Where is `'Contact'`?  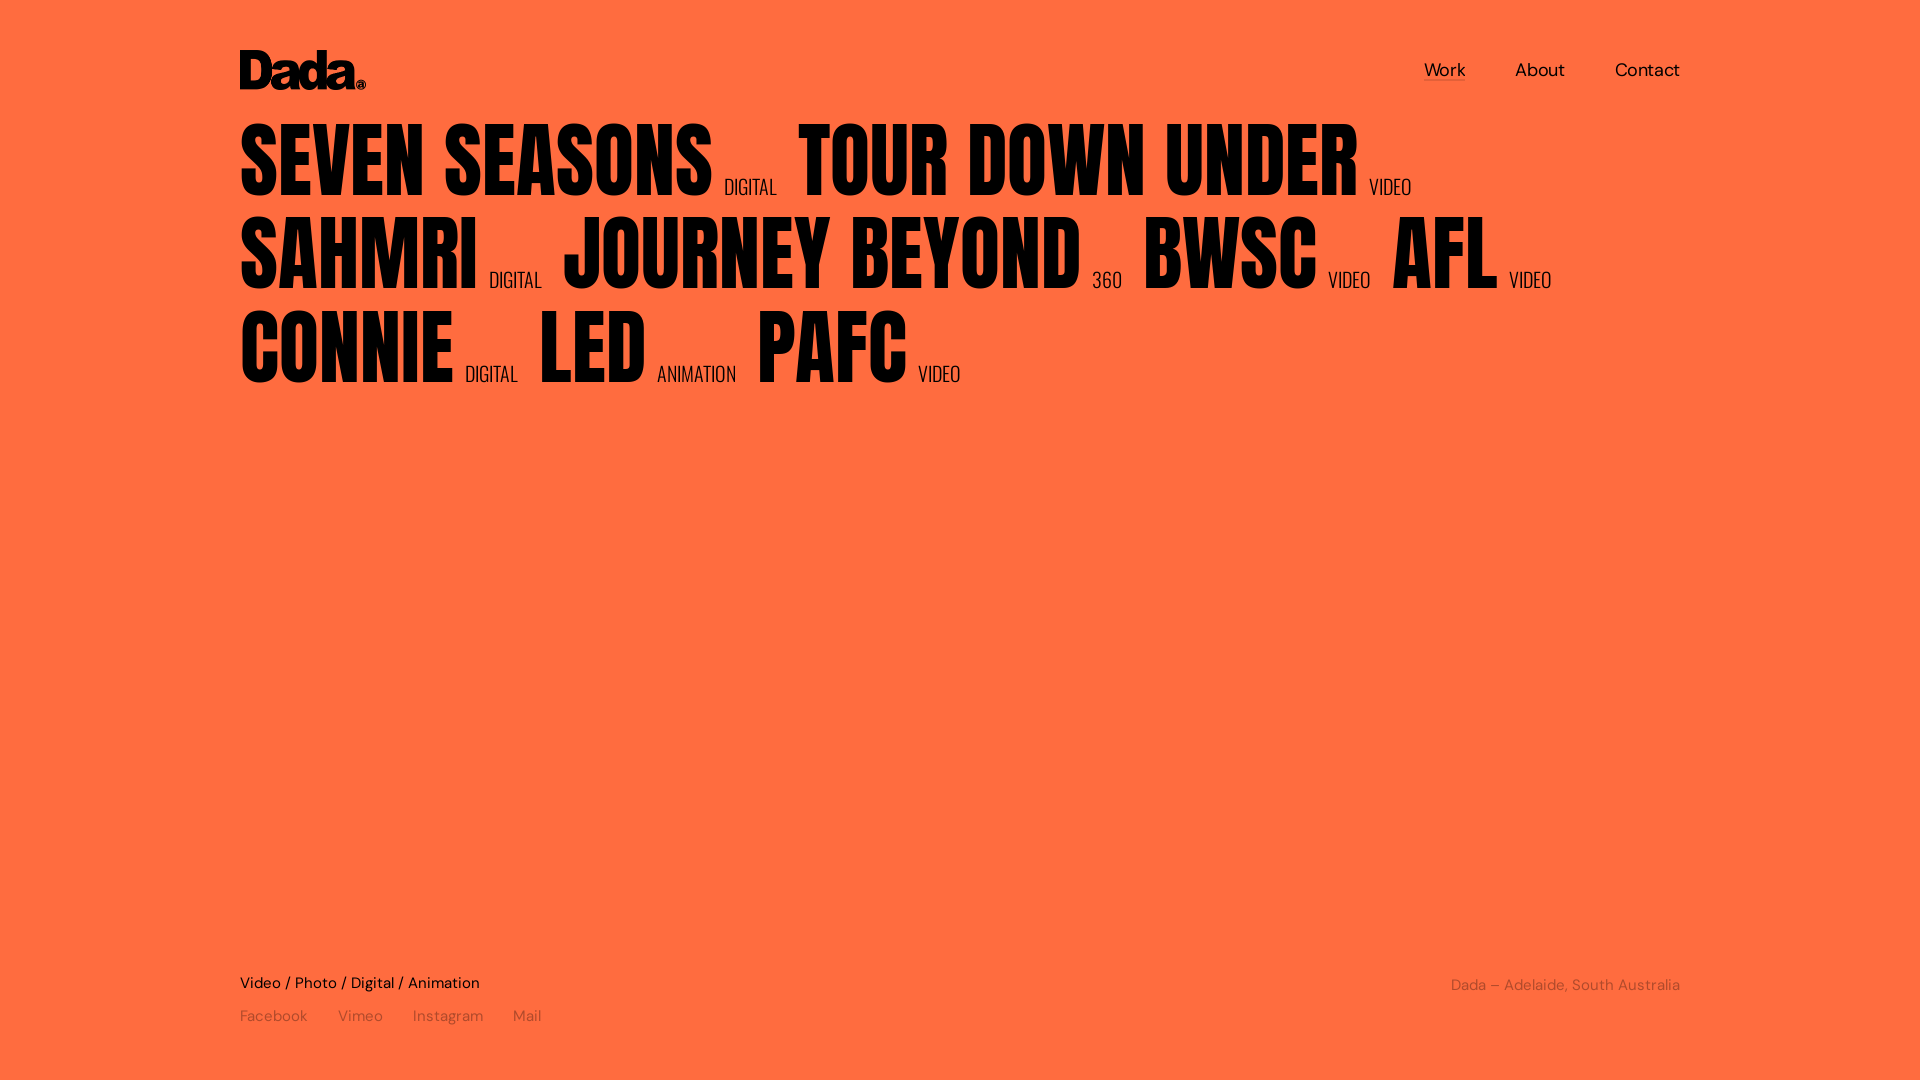
'Contact' is located at coordinates (1647, 68).